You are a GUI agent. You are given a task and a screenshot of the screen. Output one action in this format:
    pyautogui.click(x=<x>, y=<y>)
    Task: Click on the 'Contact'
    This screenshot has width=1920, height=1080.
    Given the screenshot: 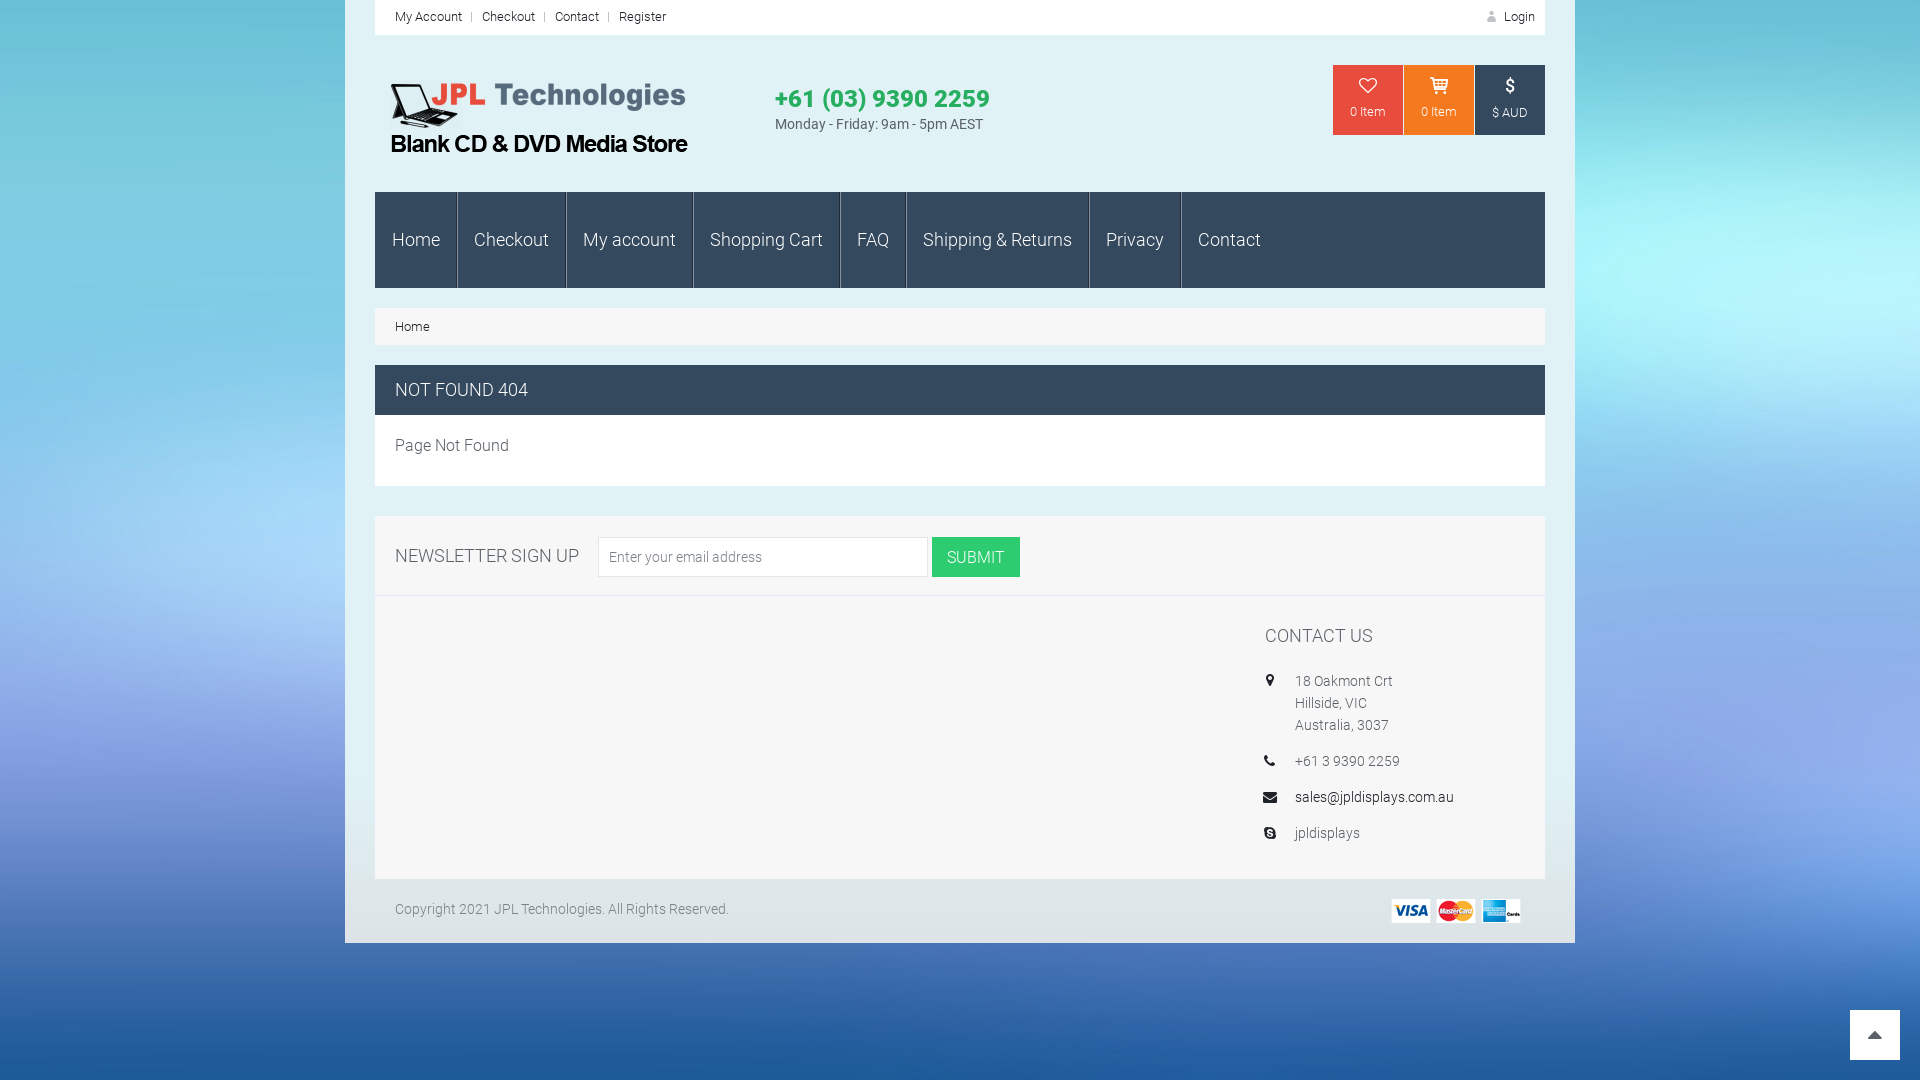 What is the action you would take?
    pyautogui.click(x=555, y=16)
    